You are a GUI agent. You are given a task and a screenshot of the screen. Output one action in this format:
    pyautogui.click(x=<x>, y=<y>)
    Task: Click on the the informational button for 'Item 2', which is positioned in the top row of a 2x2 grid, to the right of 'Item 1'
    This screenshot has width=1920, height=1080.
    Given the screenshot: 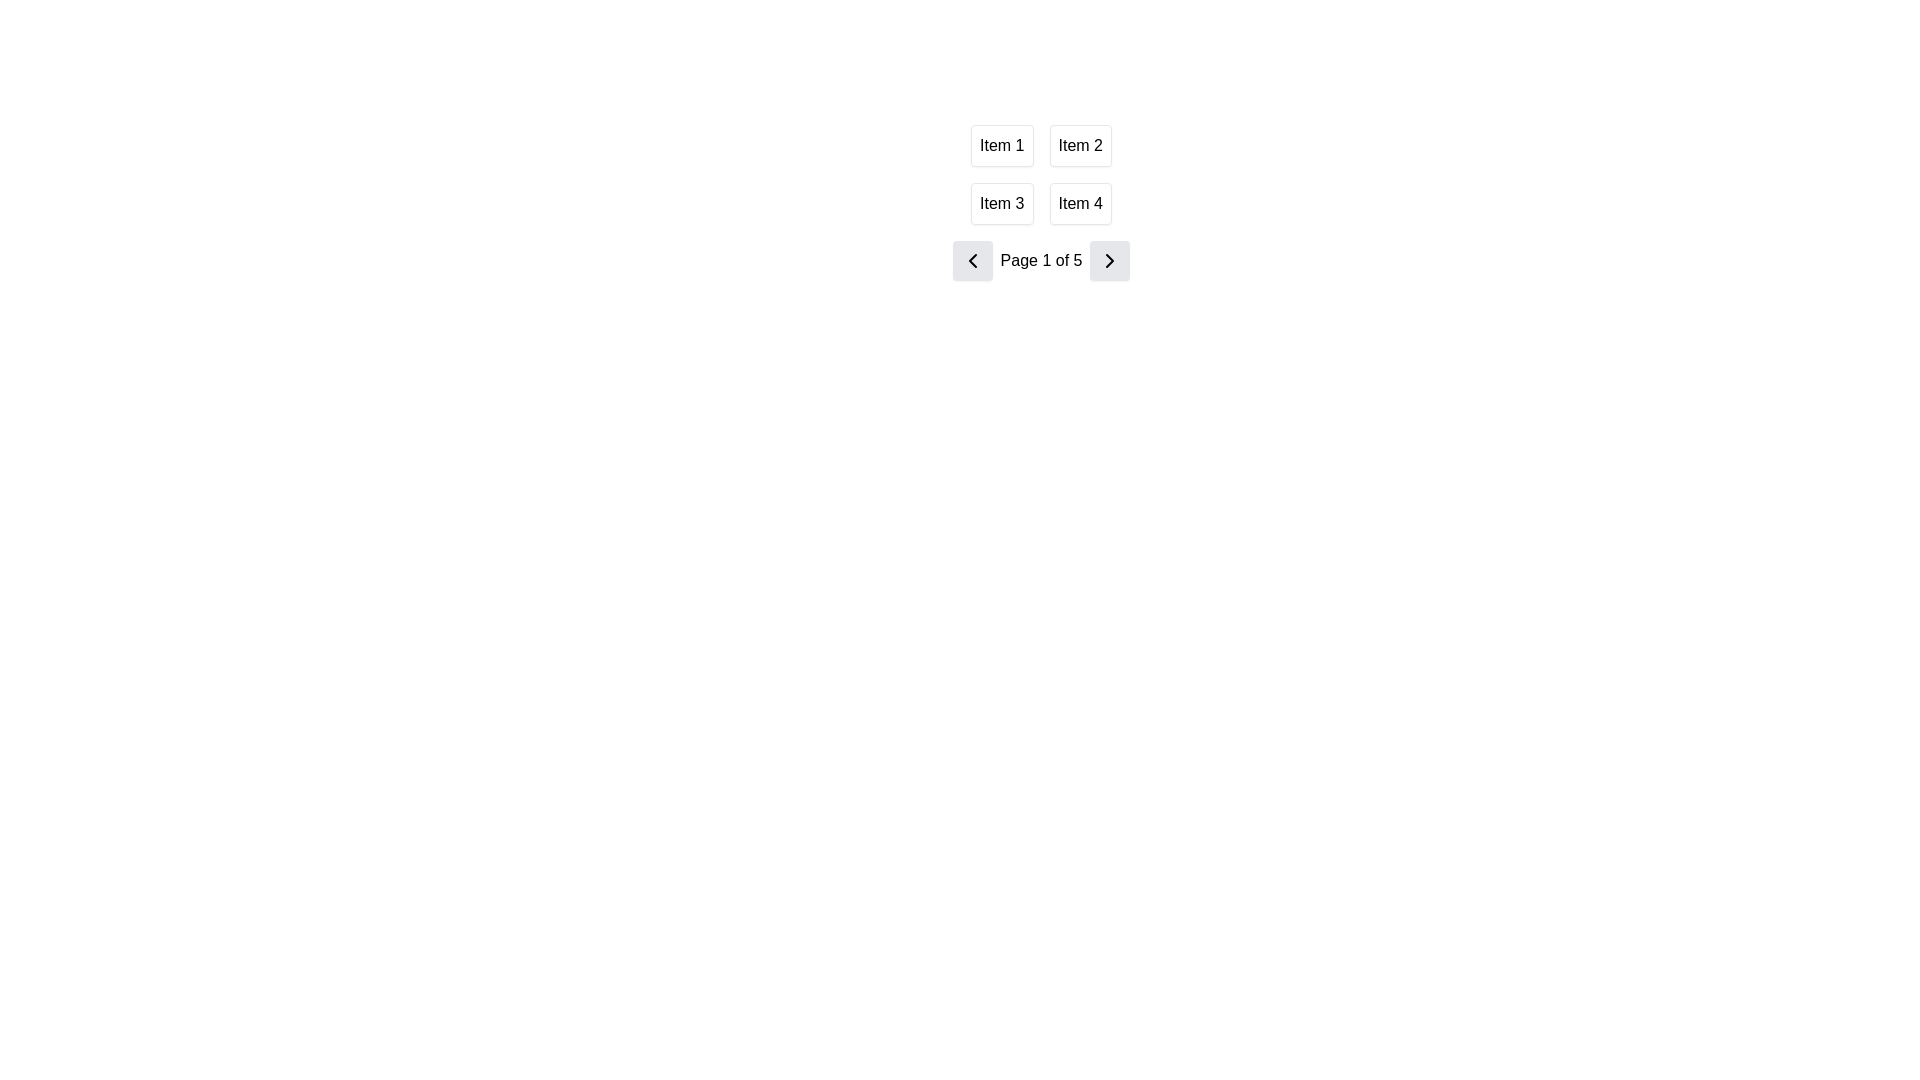 What is the action you would take?
    pyautogui.click(x=1079, y=145)
    